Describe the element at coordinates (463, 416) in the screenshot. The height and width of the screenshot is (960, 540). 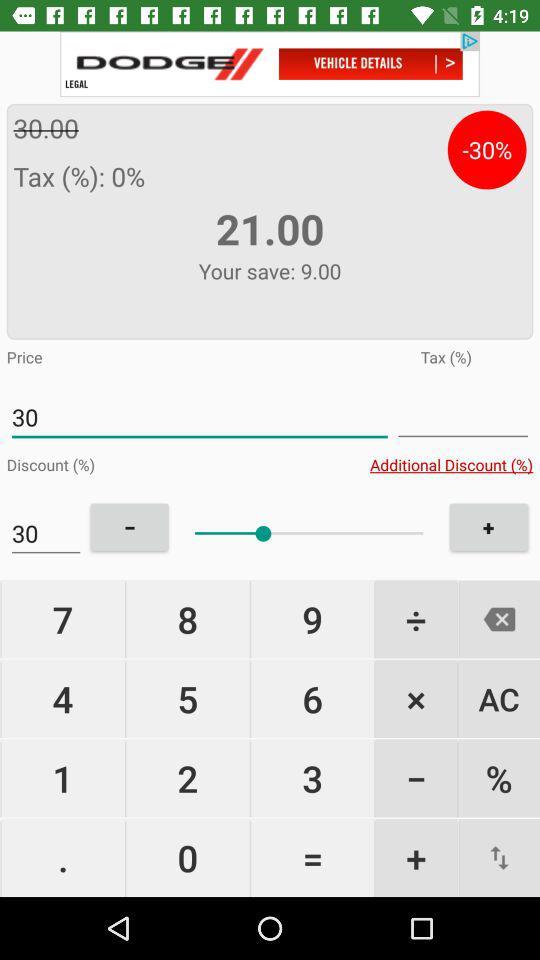
I see `line` at that location.